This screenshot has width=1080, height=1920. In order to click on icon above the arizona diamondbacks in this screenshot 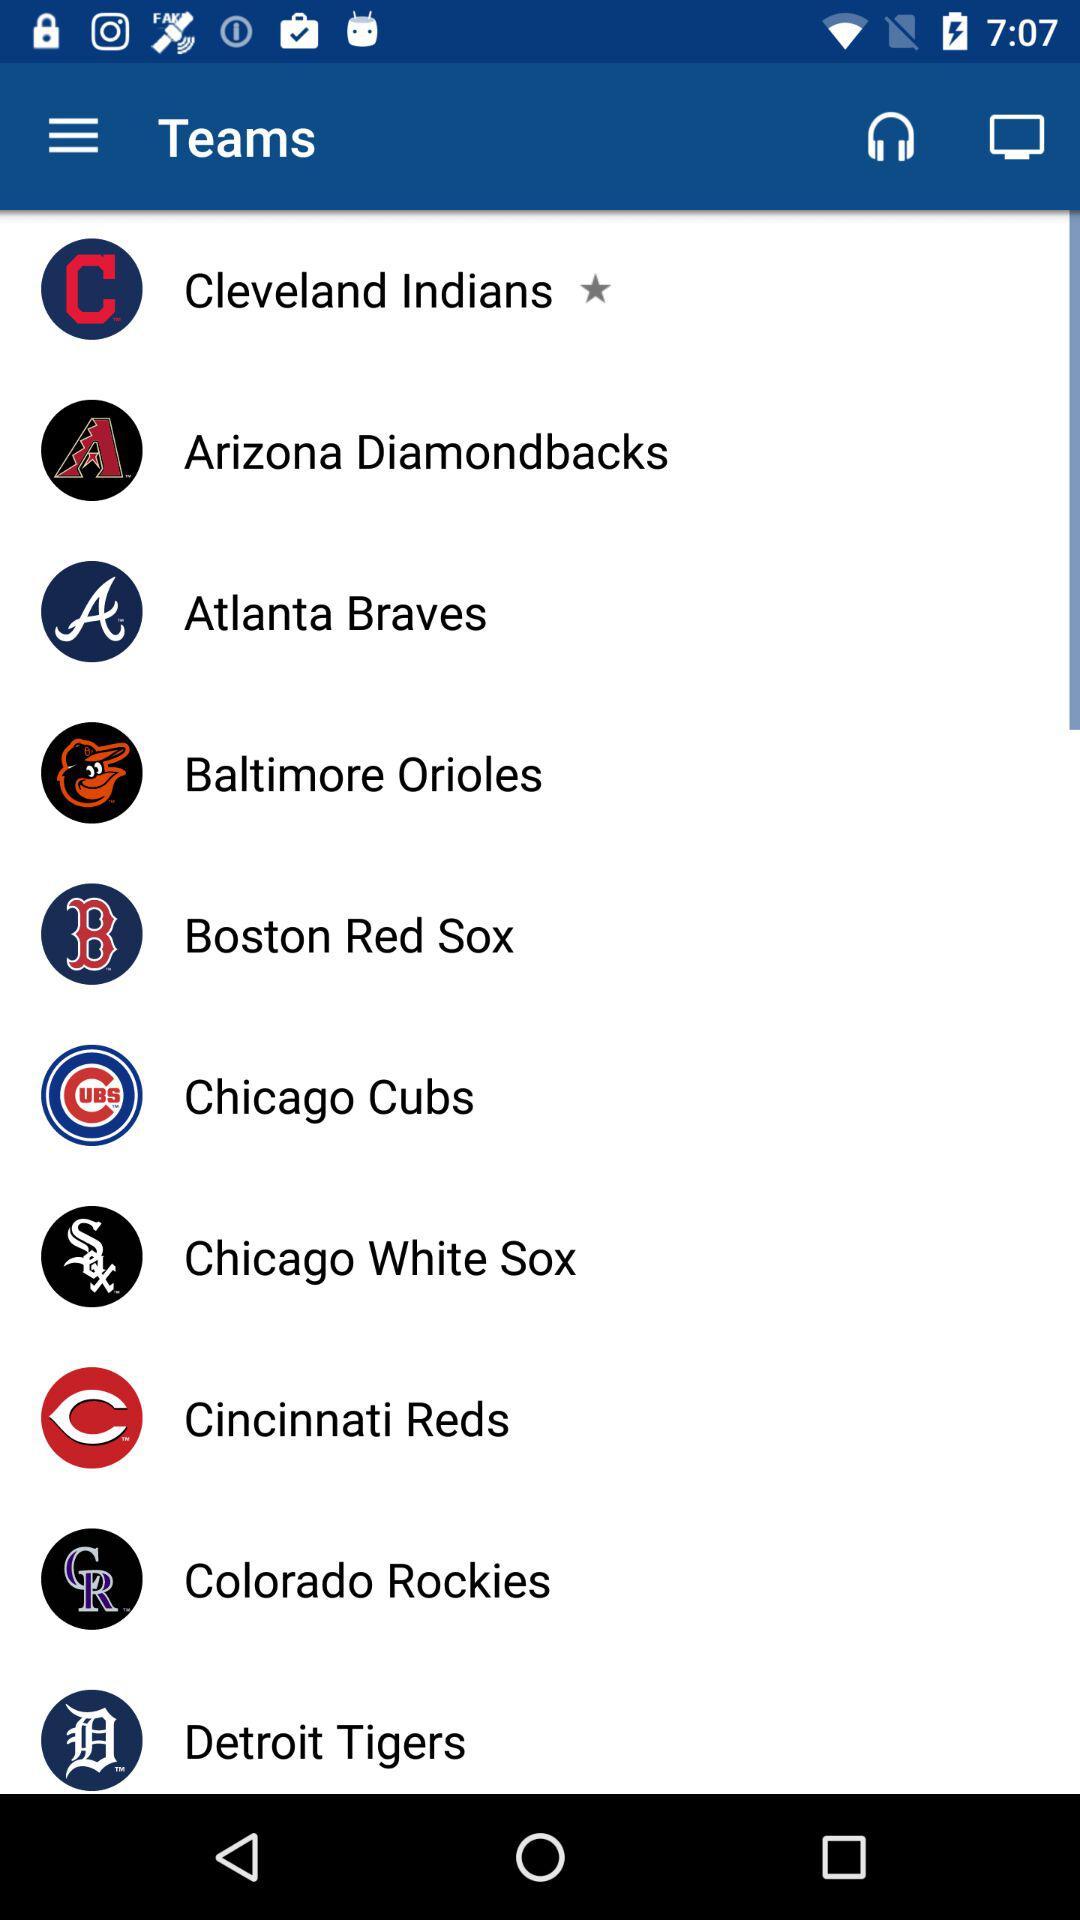, I will do `click(368, 288)`.